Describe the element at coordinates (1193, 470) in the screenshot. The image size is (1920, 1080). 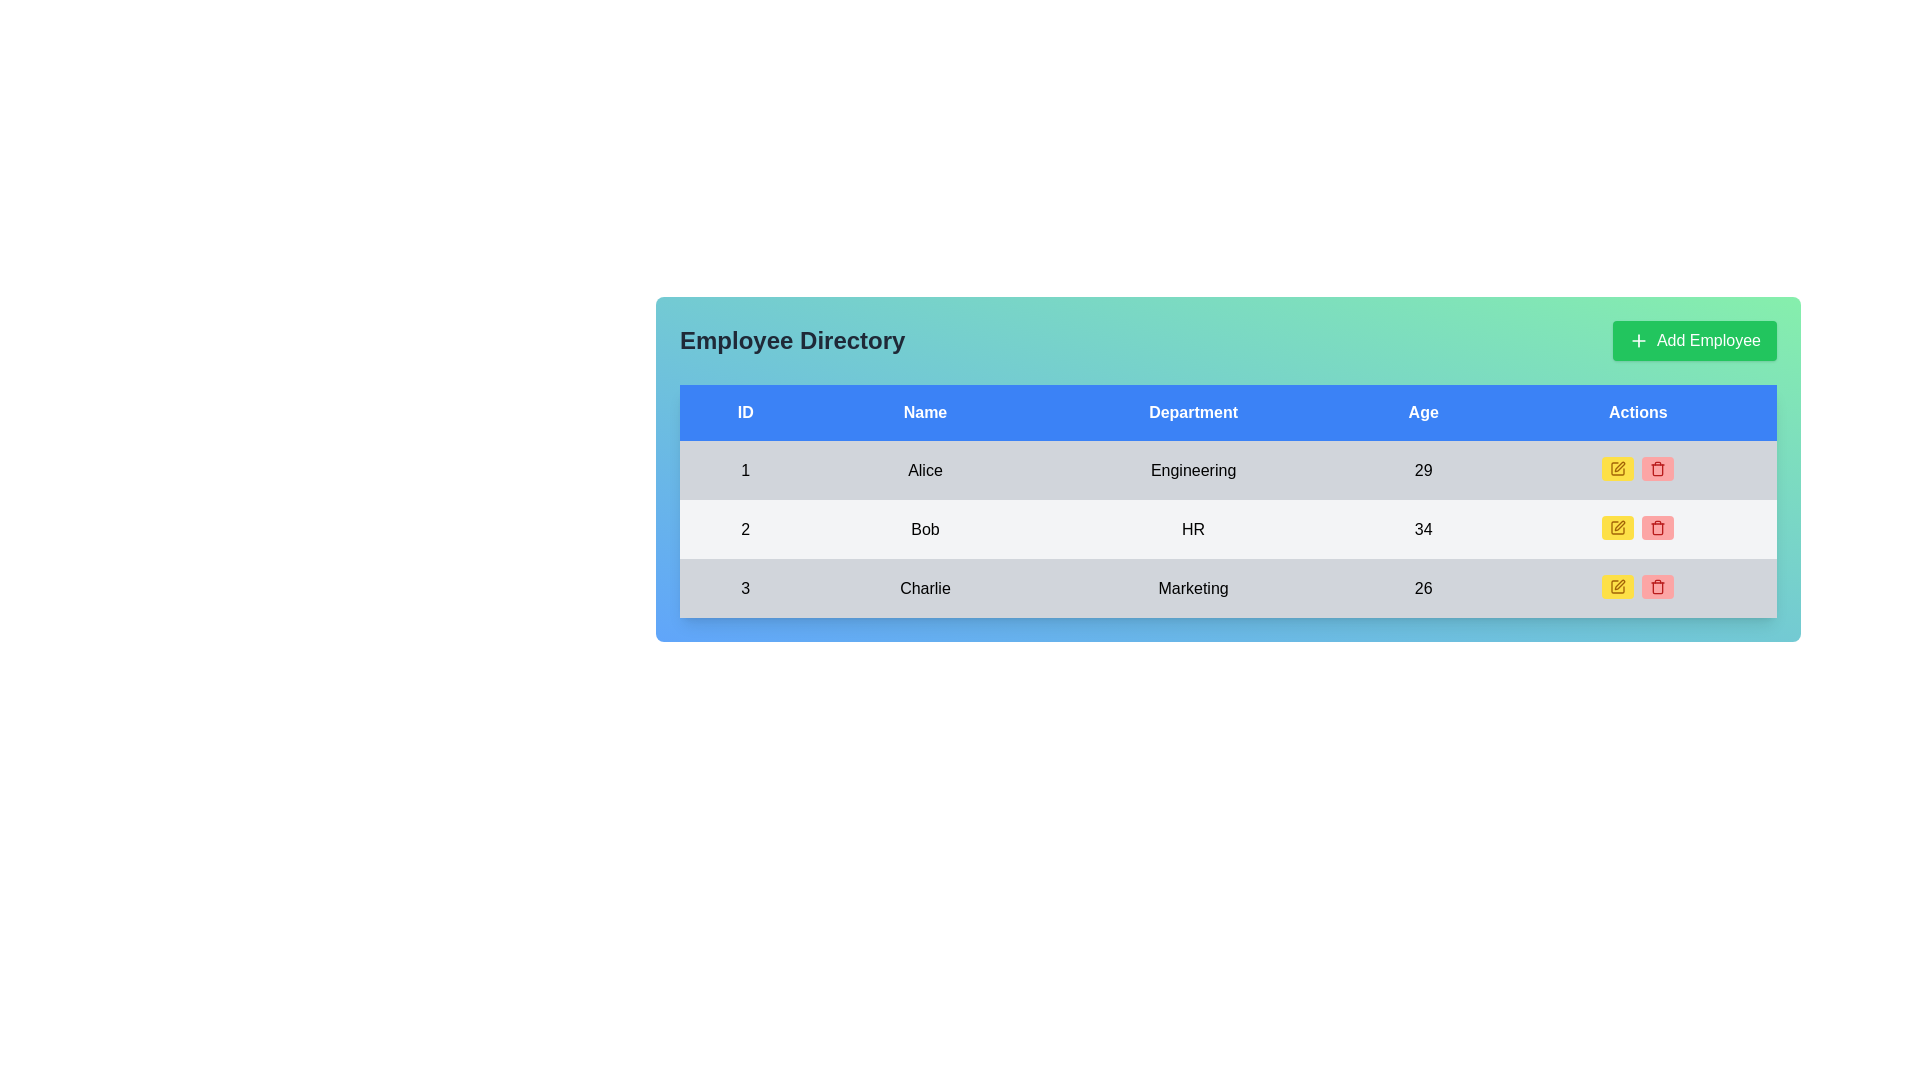
I see `the text 'Engineering' in the table cell under the 'Department' column for the individual 'Alice' in the 'Employee Directory' interface` at that location.